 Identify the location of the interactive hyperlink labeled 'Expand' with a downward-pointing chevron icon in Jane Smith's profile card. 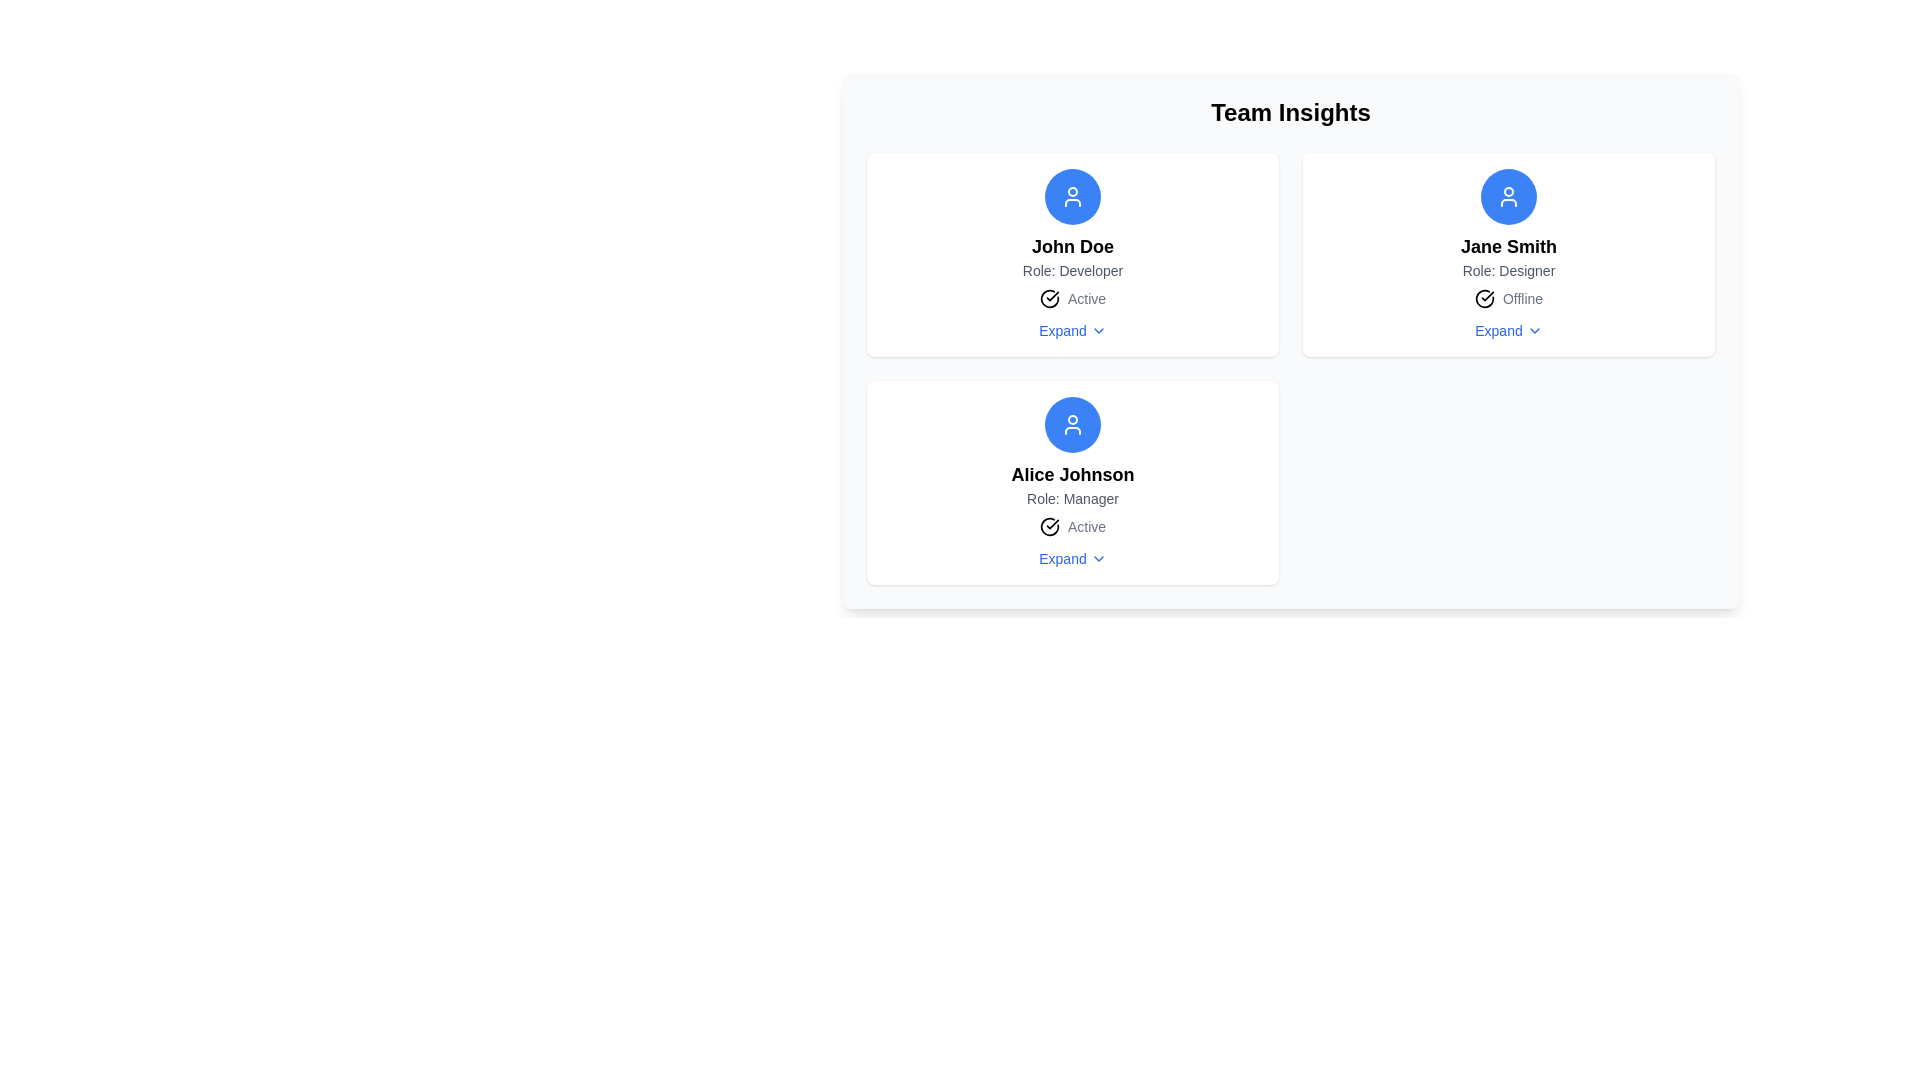
(1508, 330).